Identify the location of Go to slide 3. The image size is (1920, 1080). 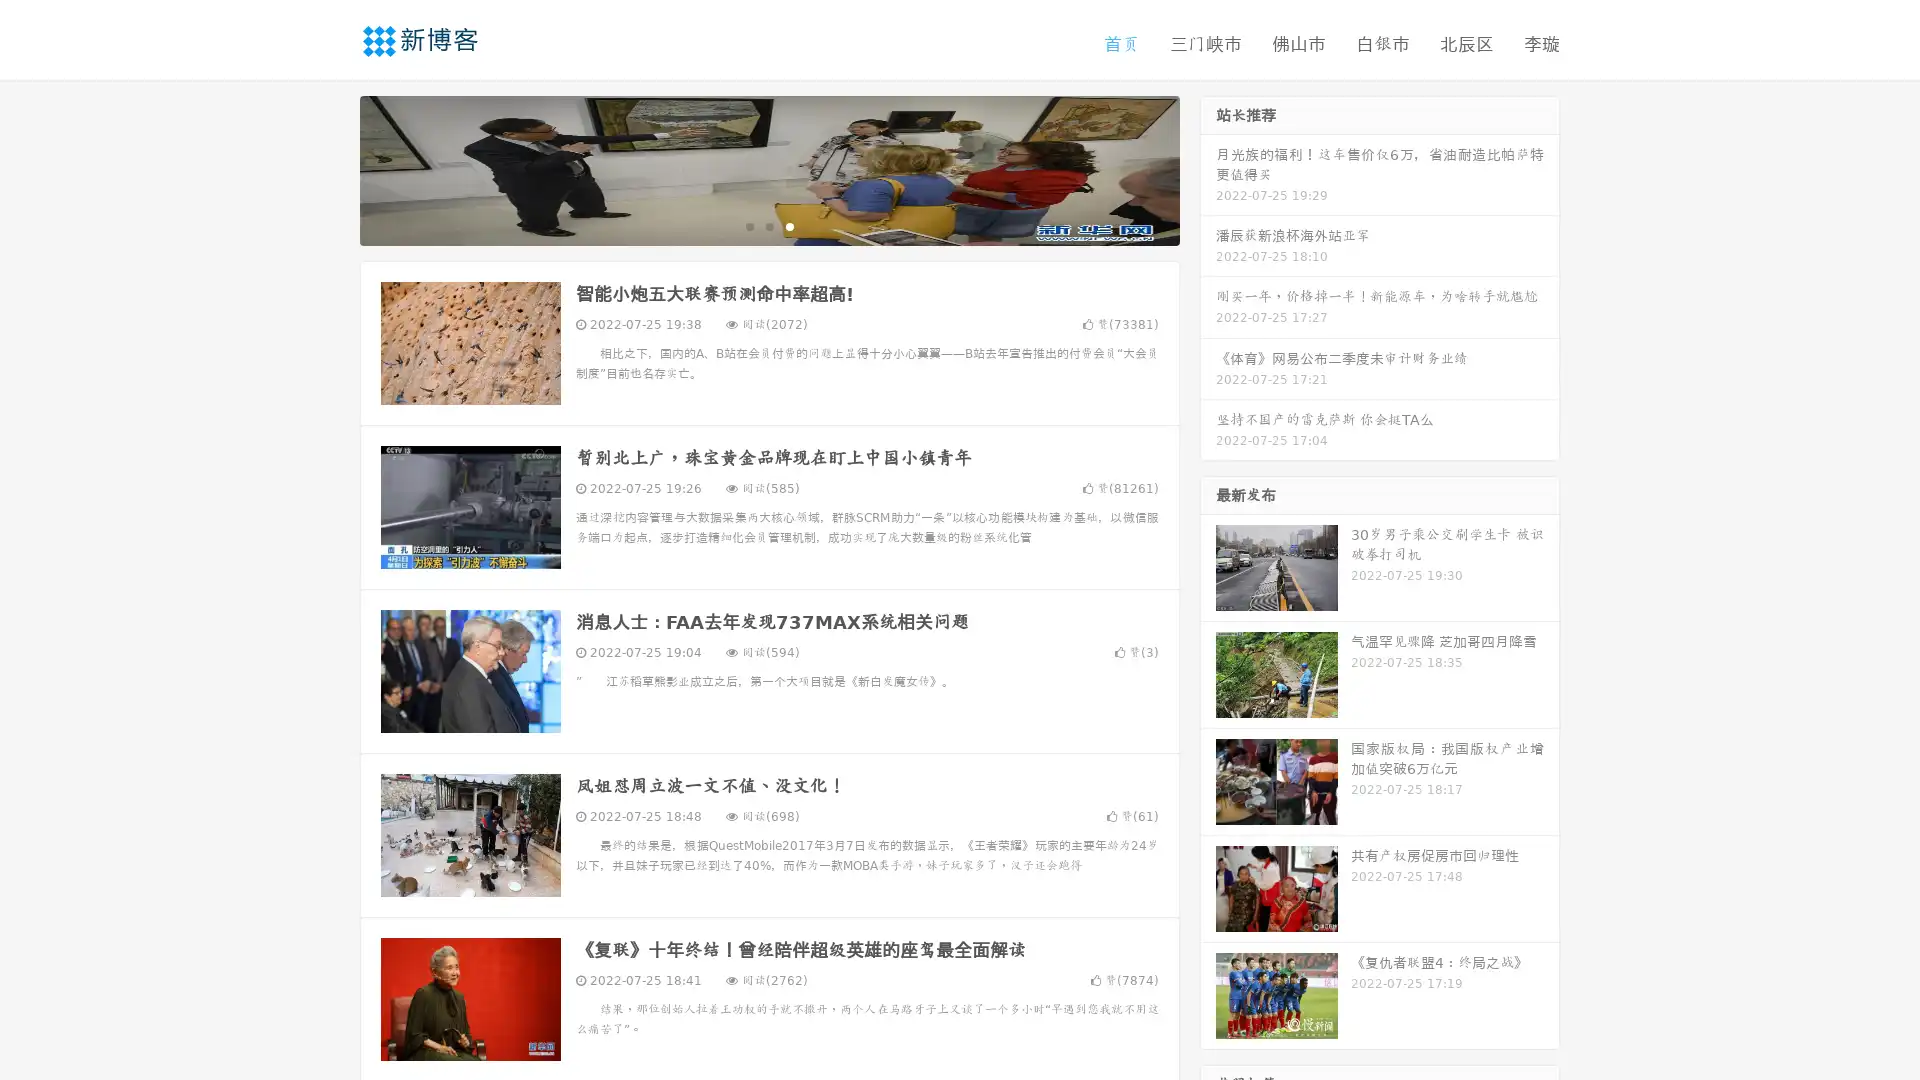
(789, 225).